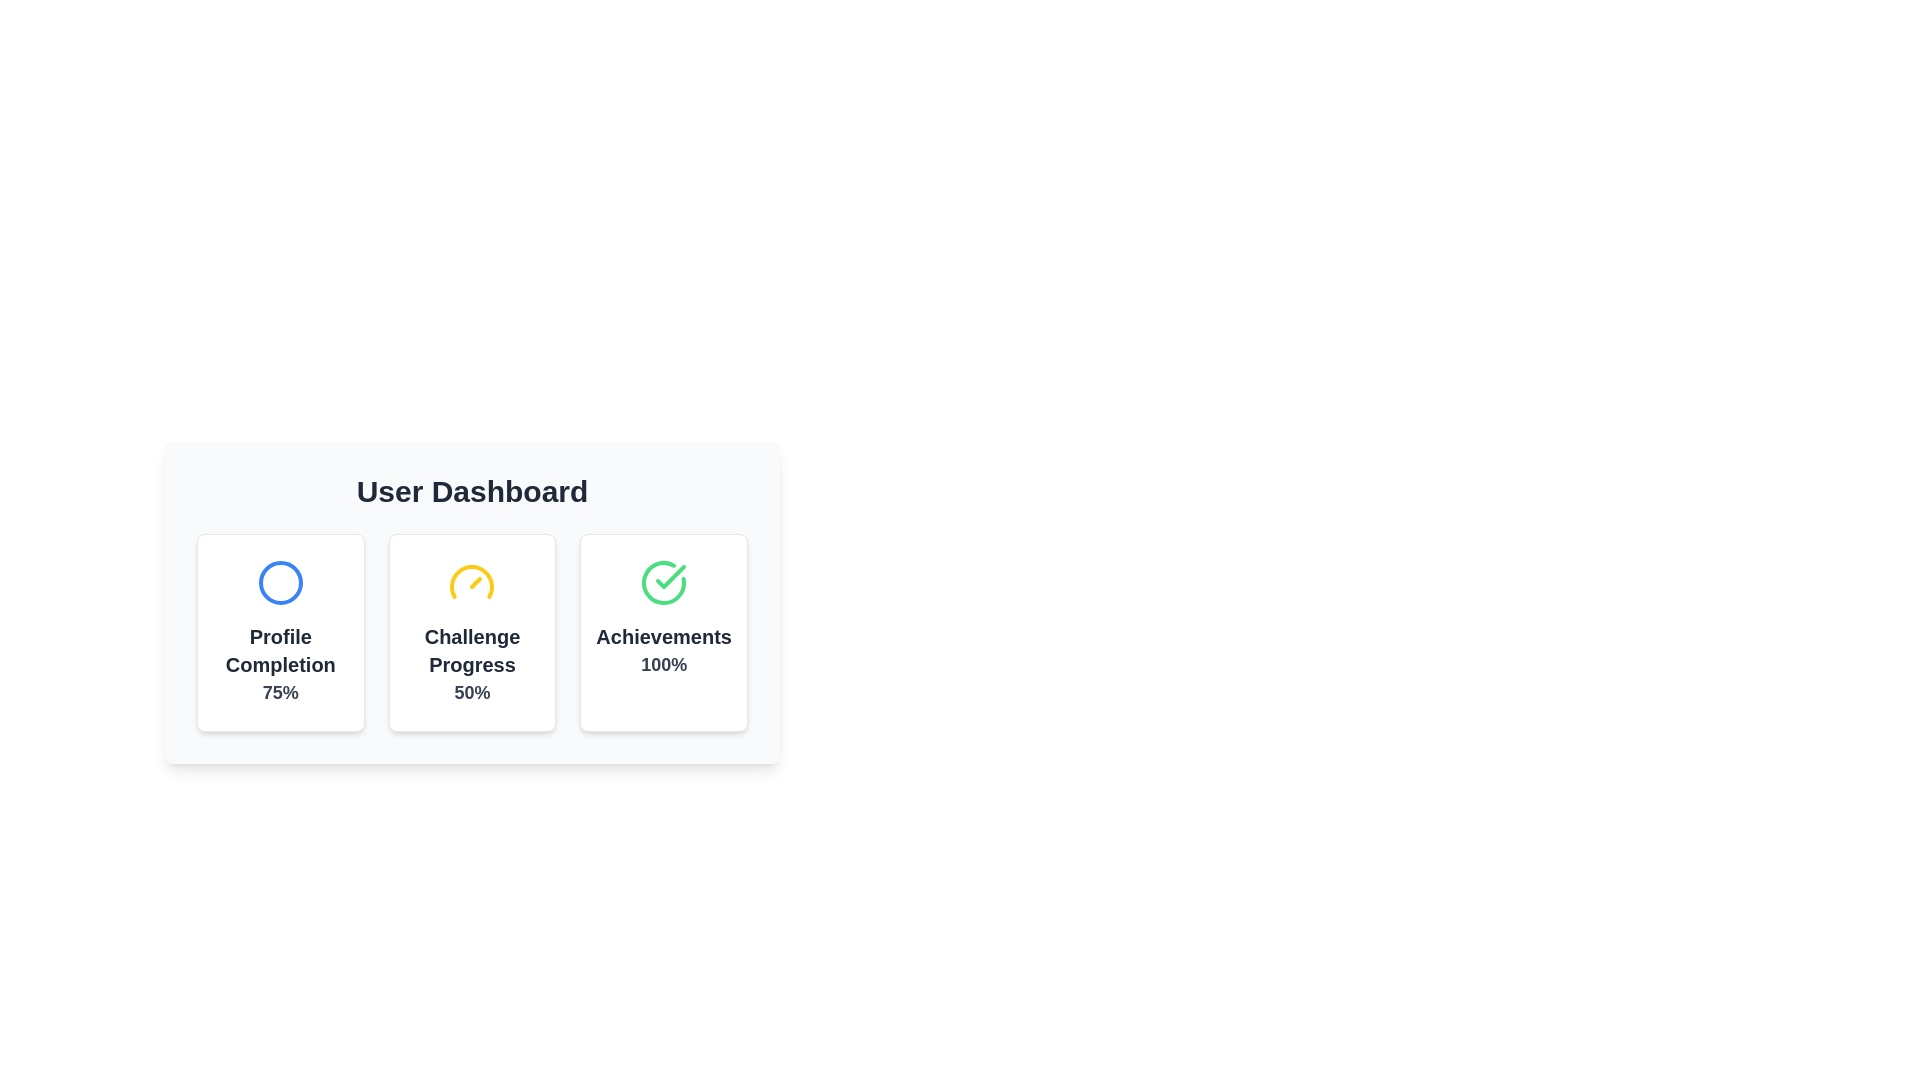  What do you see at coordinates (664, 632) in the screenshot?
I see `'Achievements' information card which shows a complete progress of 100%. This card is the third in a horizontal row of three cards, positioned below the 'User Dashboard' heading and to the right of the 'Challenge Progress' card` at bounding box center [664, 632].